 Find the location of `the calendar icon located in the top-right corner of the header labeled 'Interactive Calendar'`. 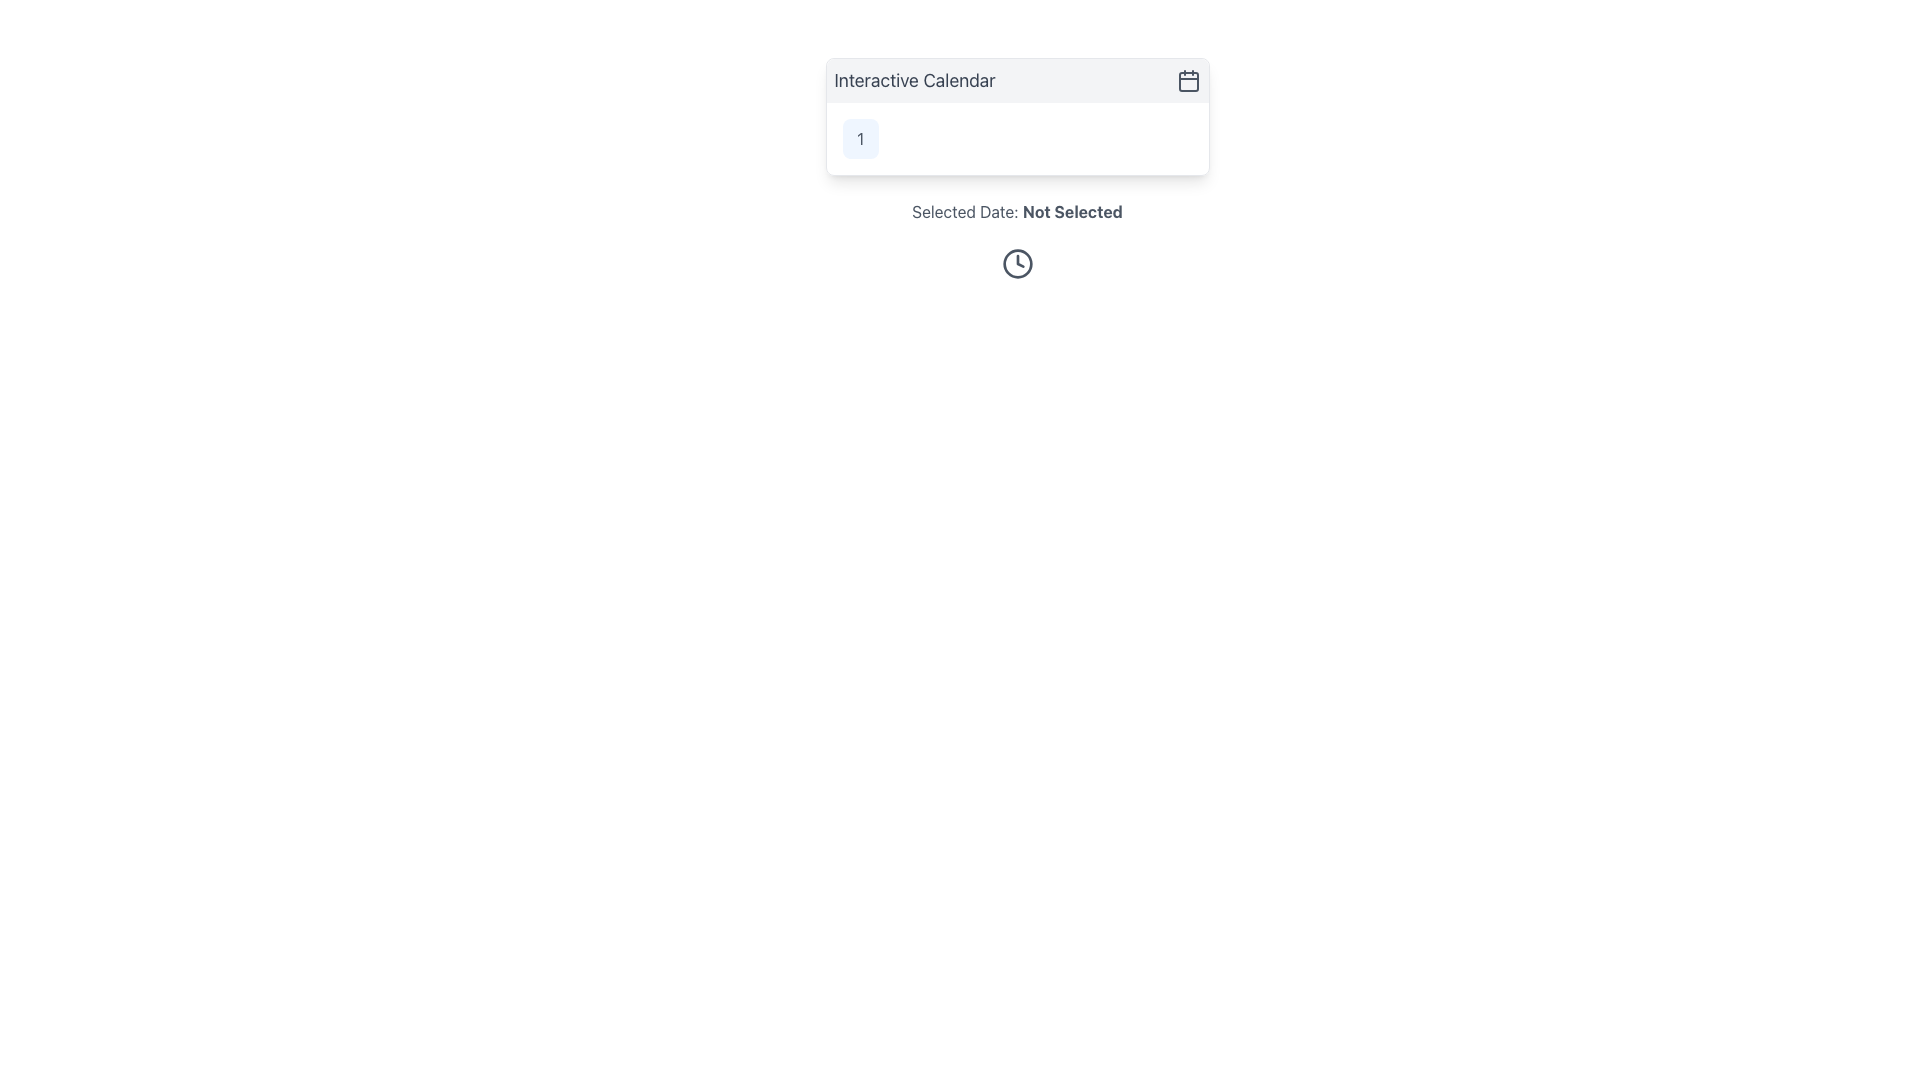

the calendar icon located in the top-right corner of the header labeled 'Interactive Calendar' is located at coordinates (1188, 80).